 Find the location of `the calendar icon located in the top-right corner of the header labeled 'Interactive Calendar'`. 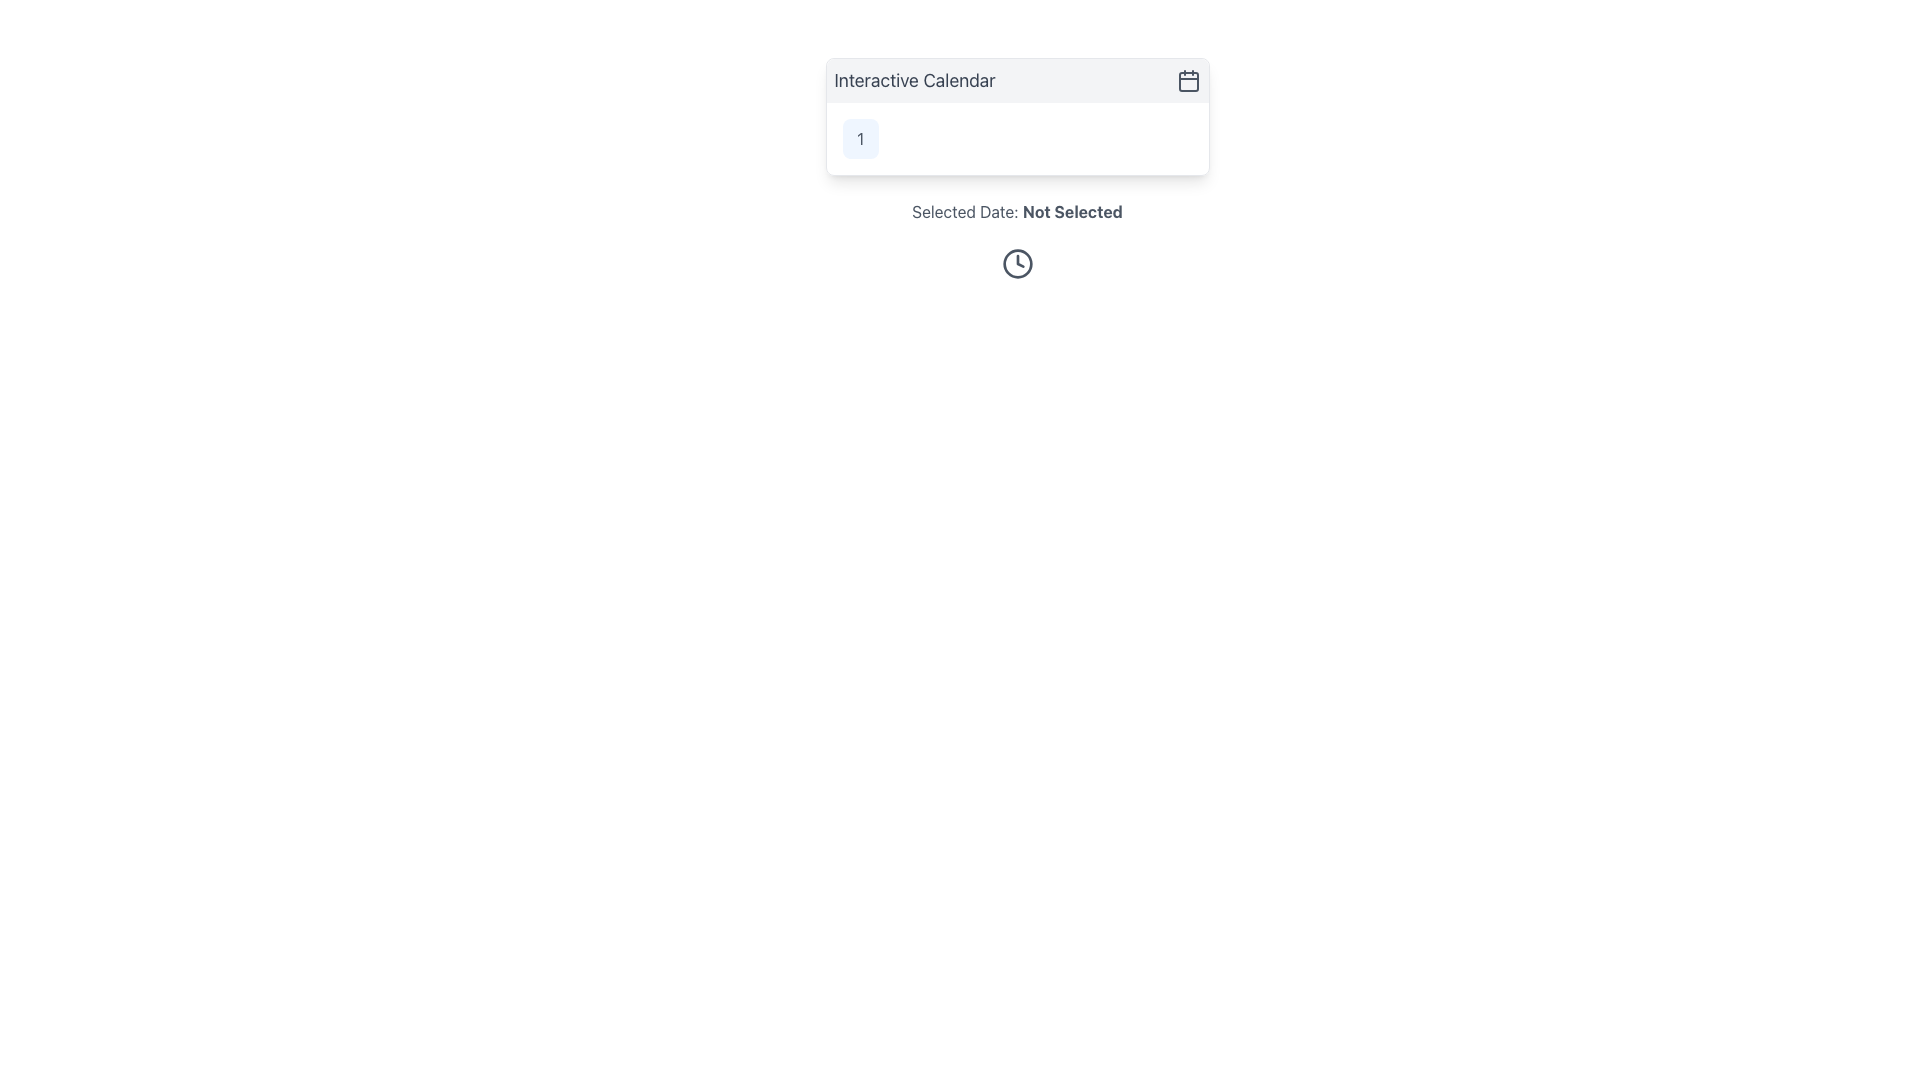

the calendar icon located in the top-right corner of the header labeled 'Interactive Calendar' is located at coordinates (1188, 80).